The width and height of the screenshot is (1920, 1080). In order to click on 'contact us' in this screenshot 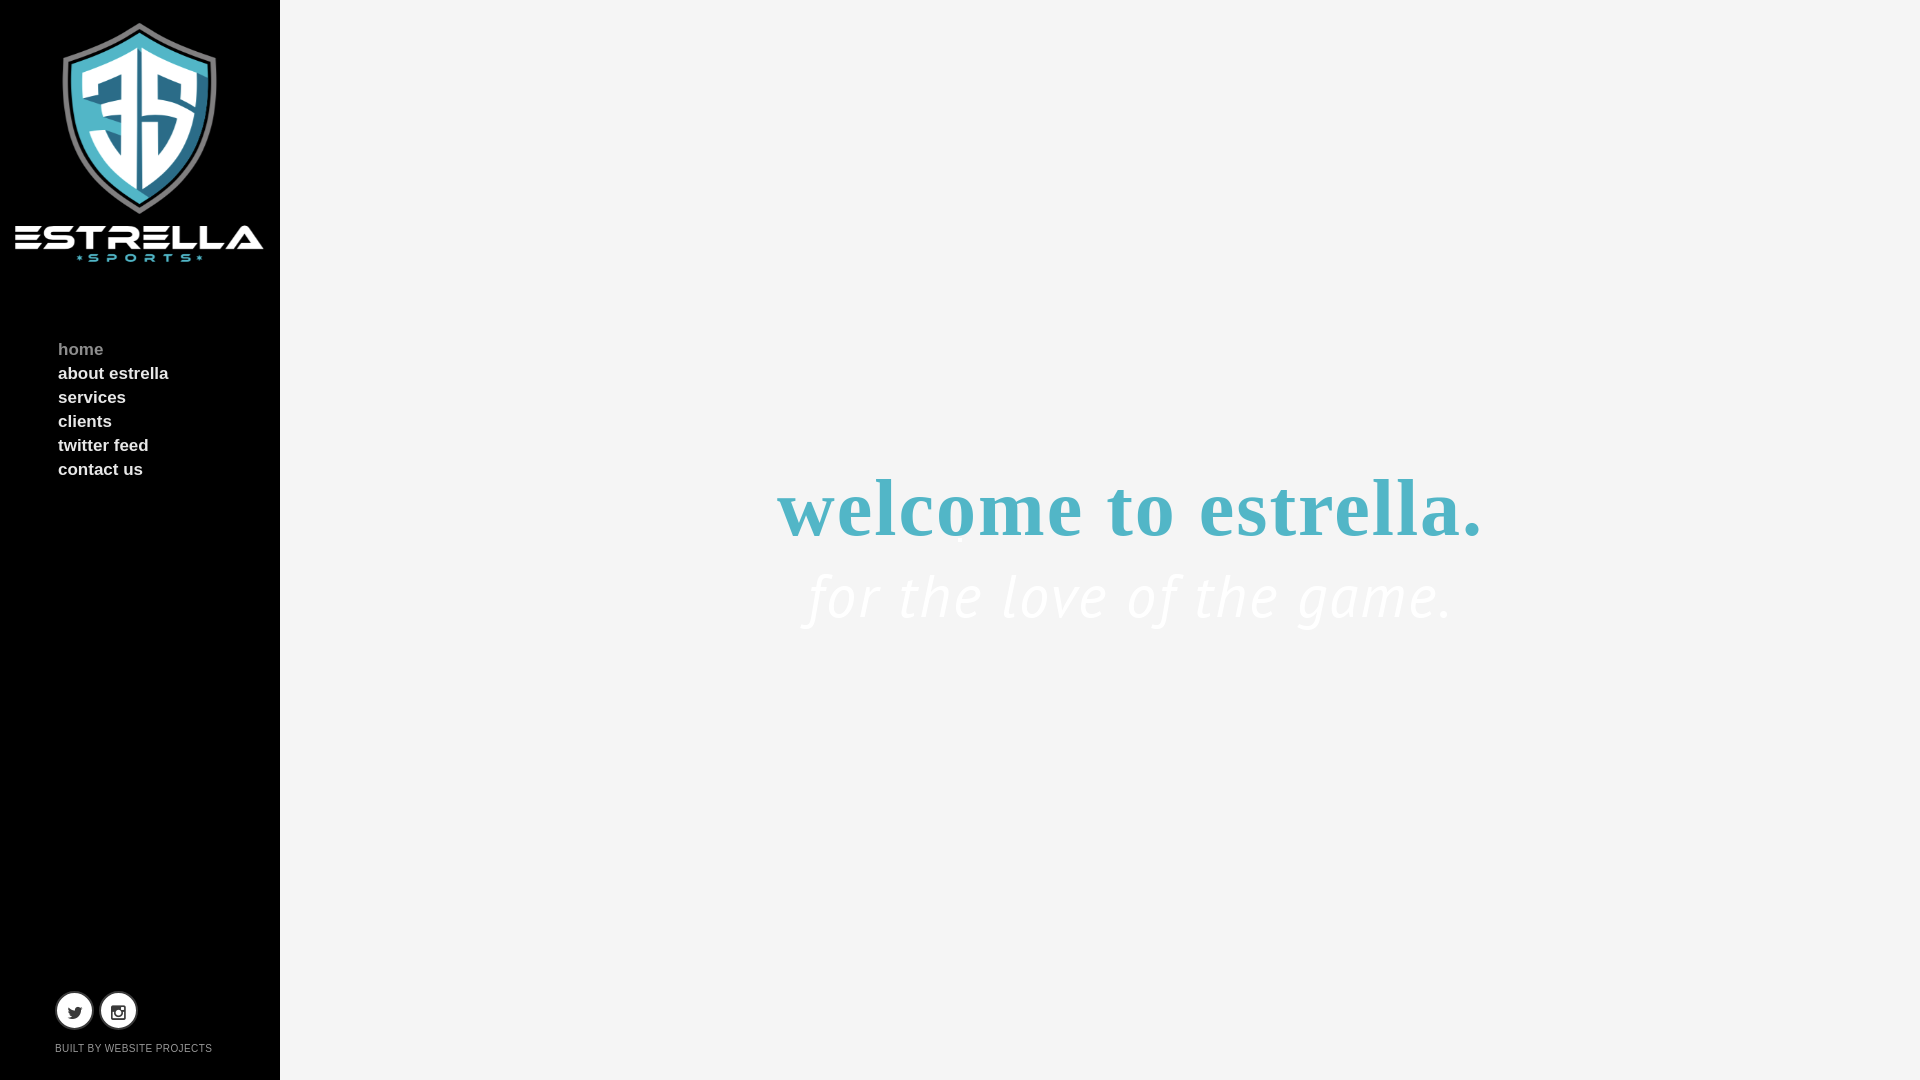, I will do `click(57, 474)`.